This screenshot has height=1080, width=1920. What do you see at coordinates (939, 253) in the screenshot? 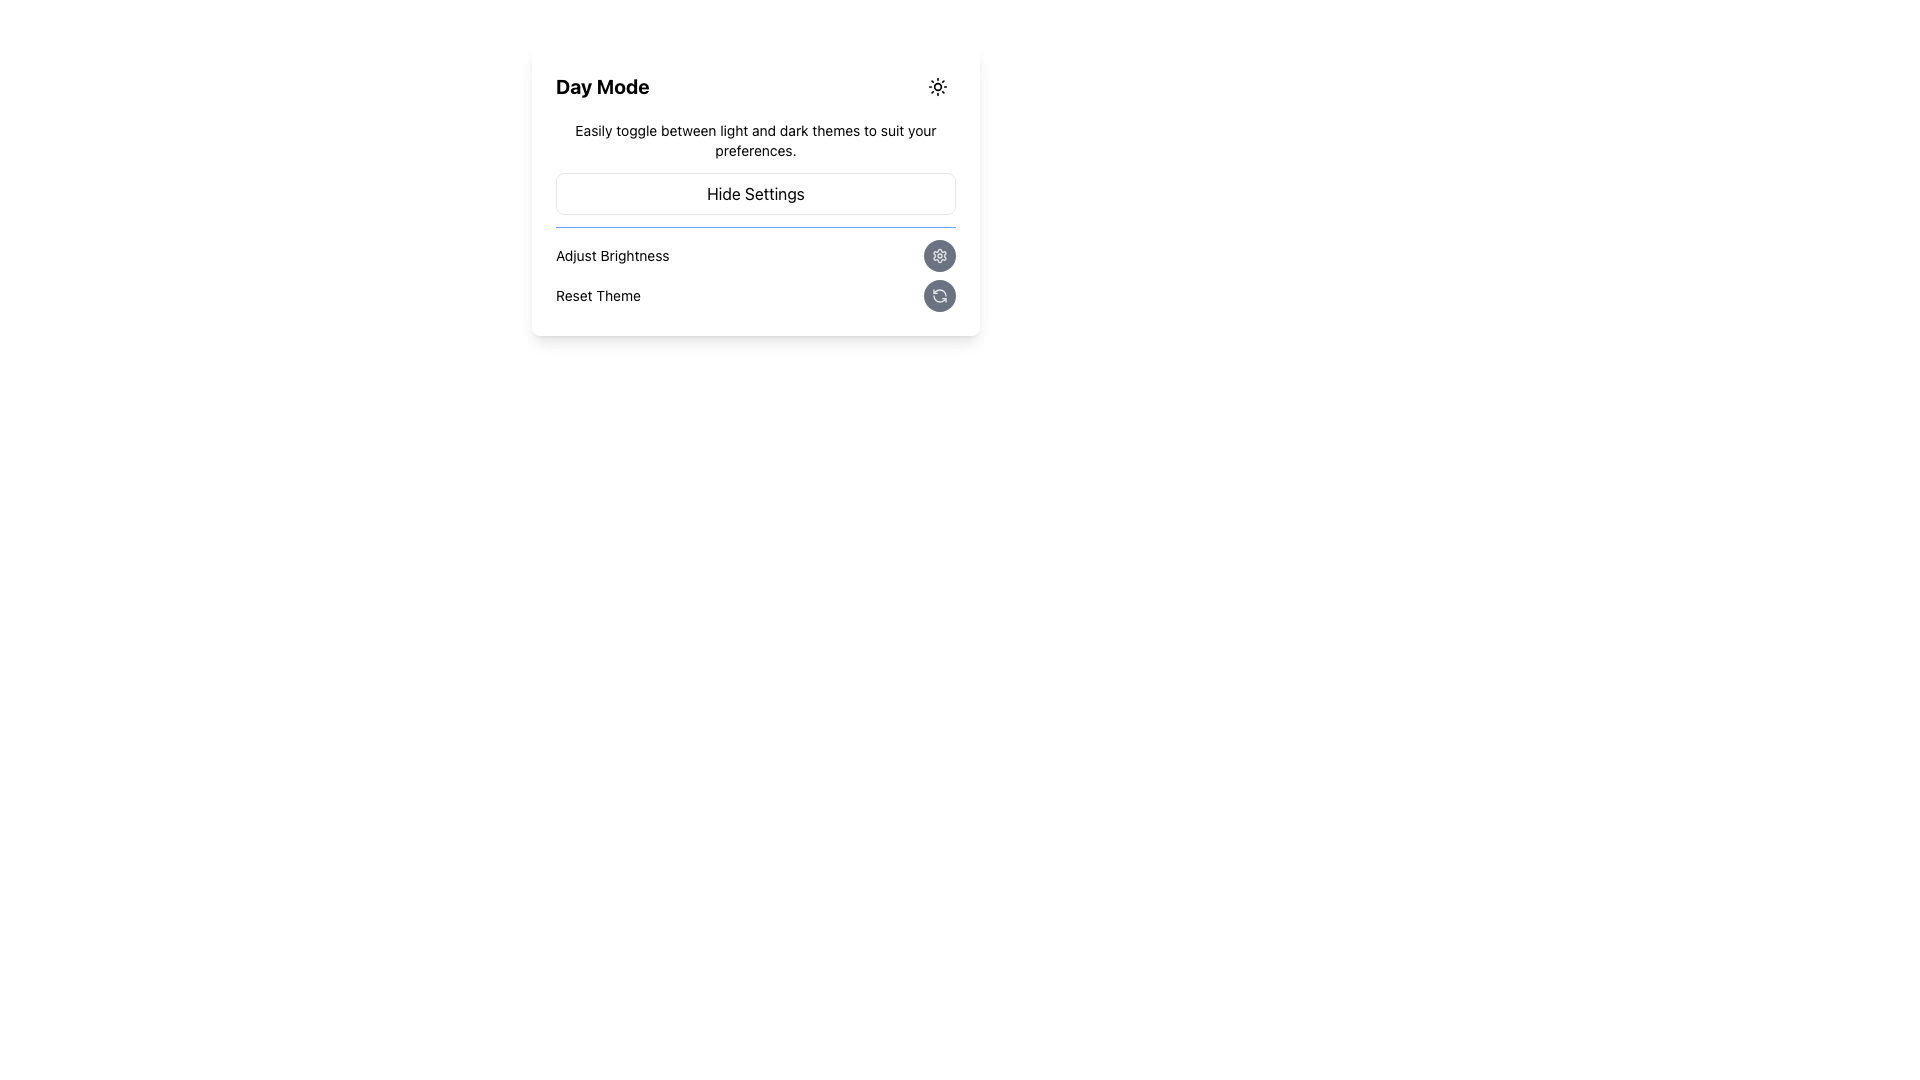
I see `the cog-like settings icon located in the top-right corner inside the 'Day Mode' segment` at bounding box center [939, 253].